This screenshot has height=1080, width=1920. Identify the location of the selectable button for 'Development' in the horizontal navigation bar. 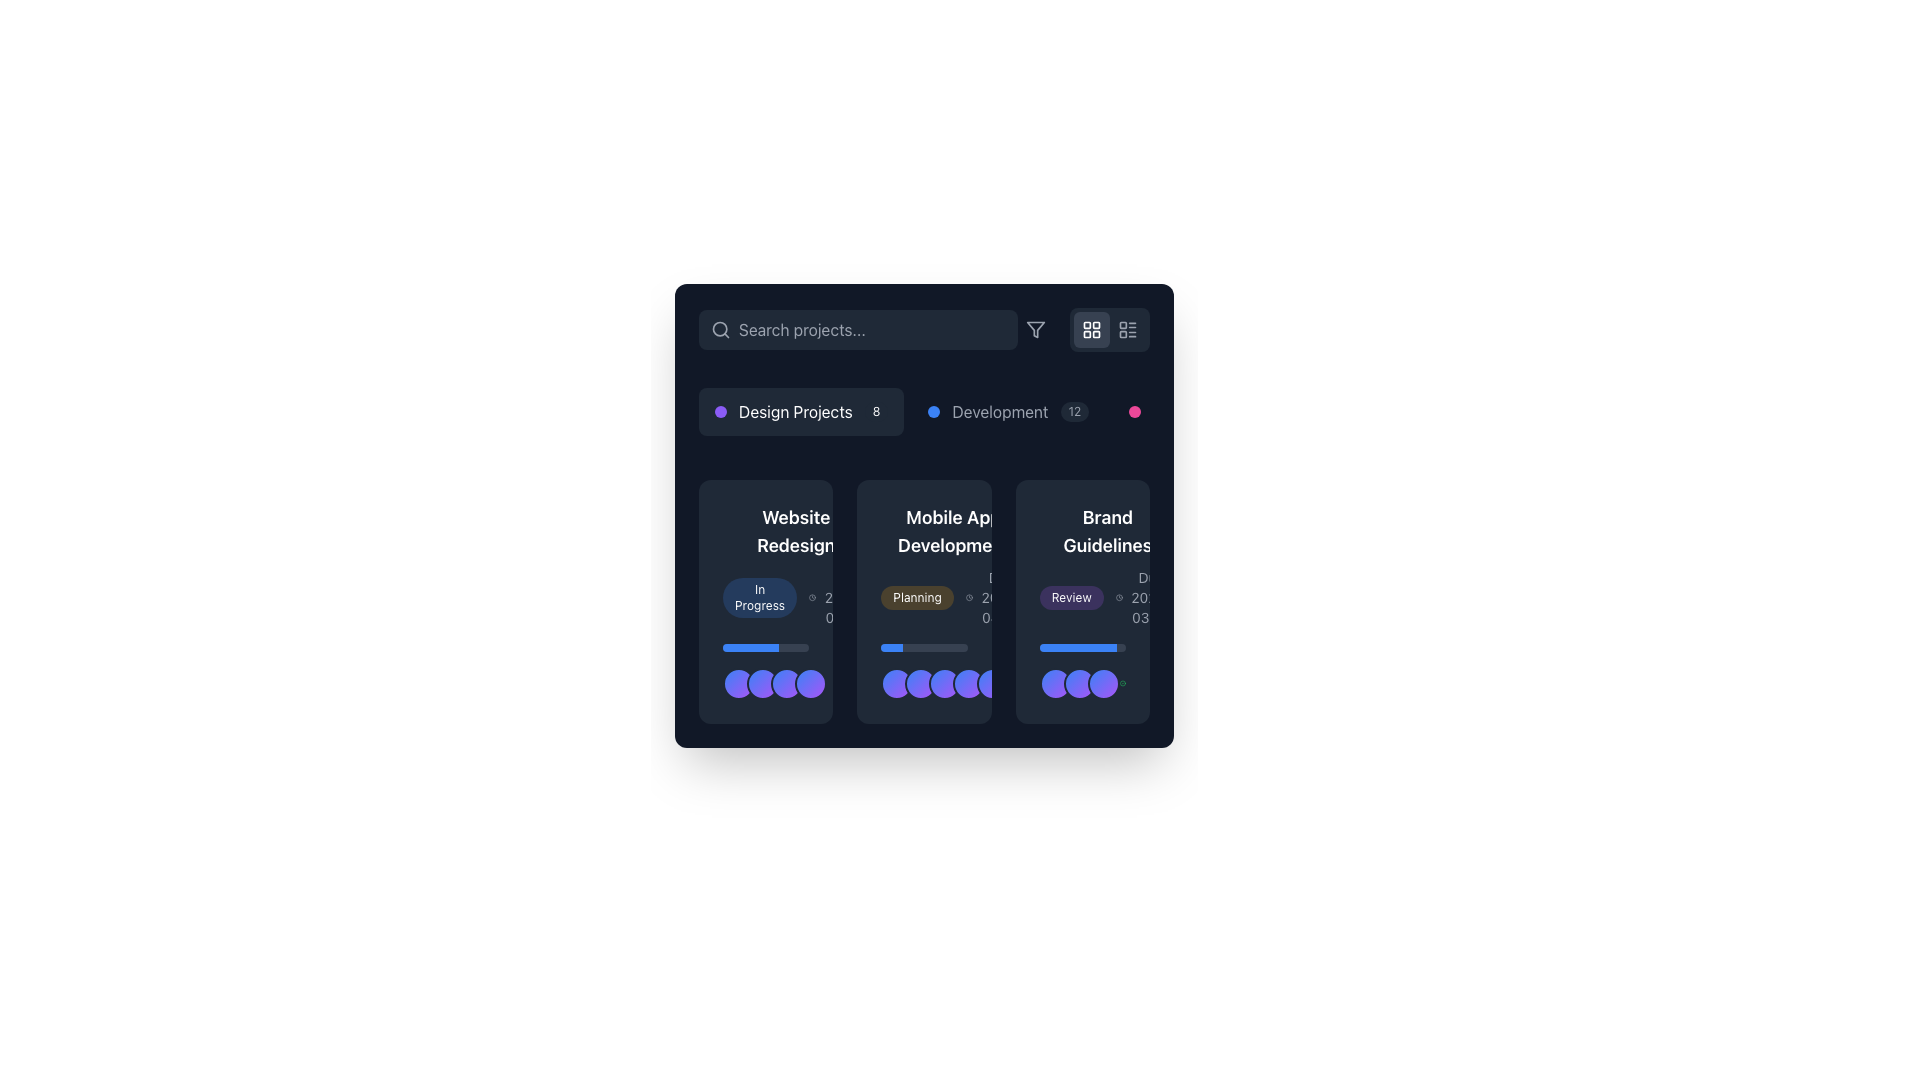
(1008, 411).